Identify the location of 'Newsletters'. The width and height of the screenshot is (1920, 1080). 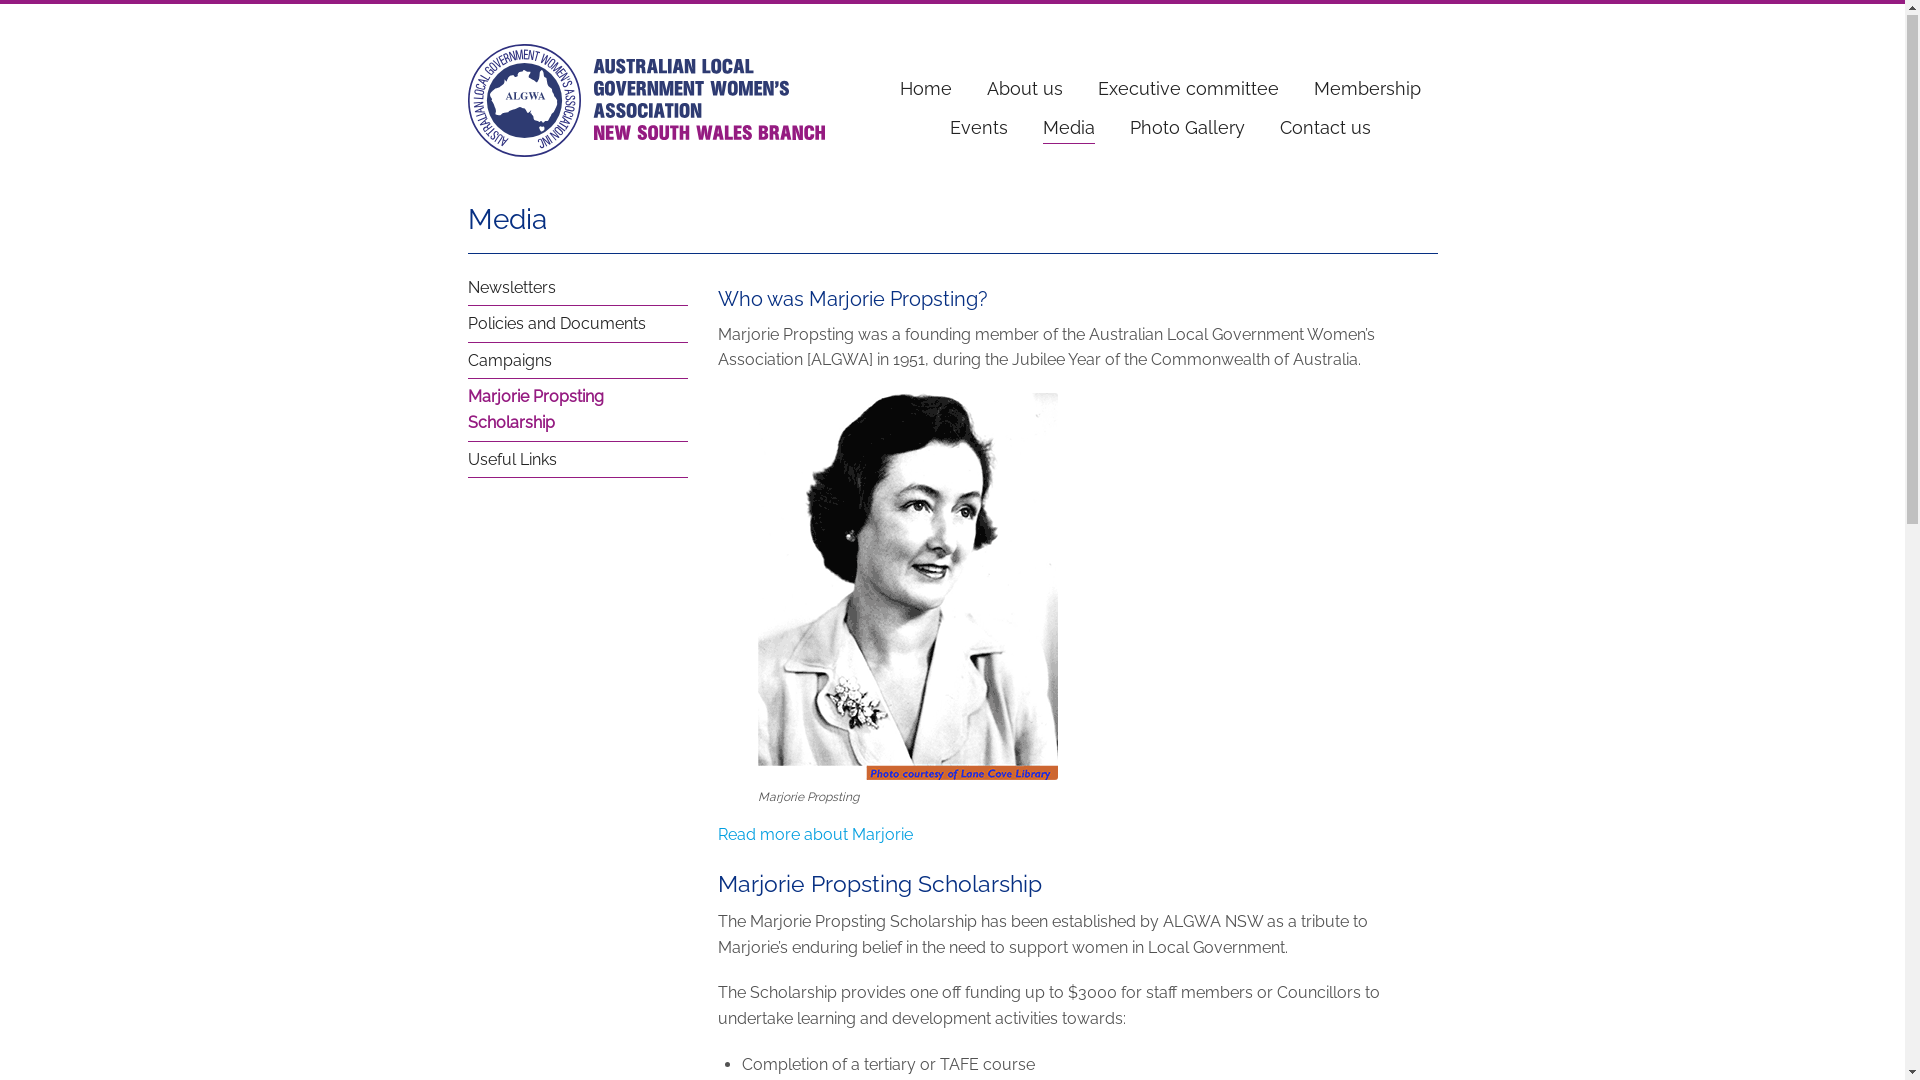
(466, 289).